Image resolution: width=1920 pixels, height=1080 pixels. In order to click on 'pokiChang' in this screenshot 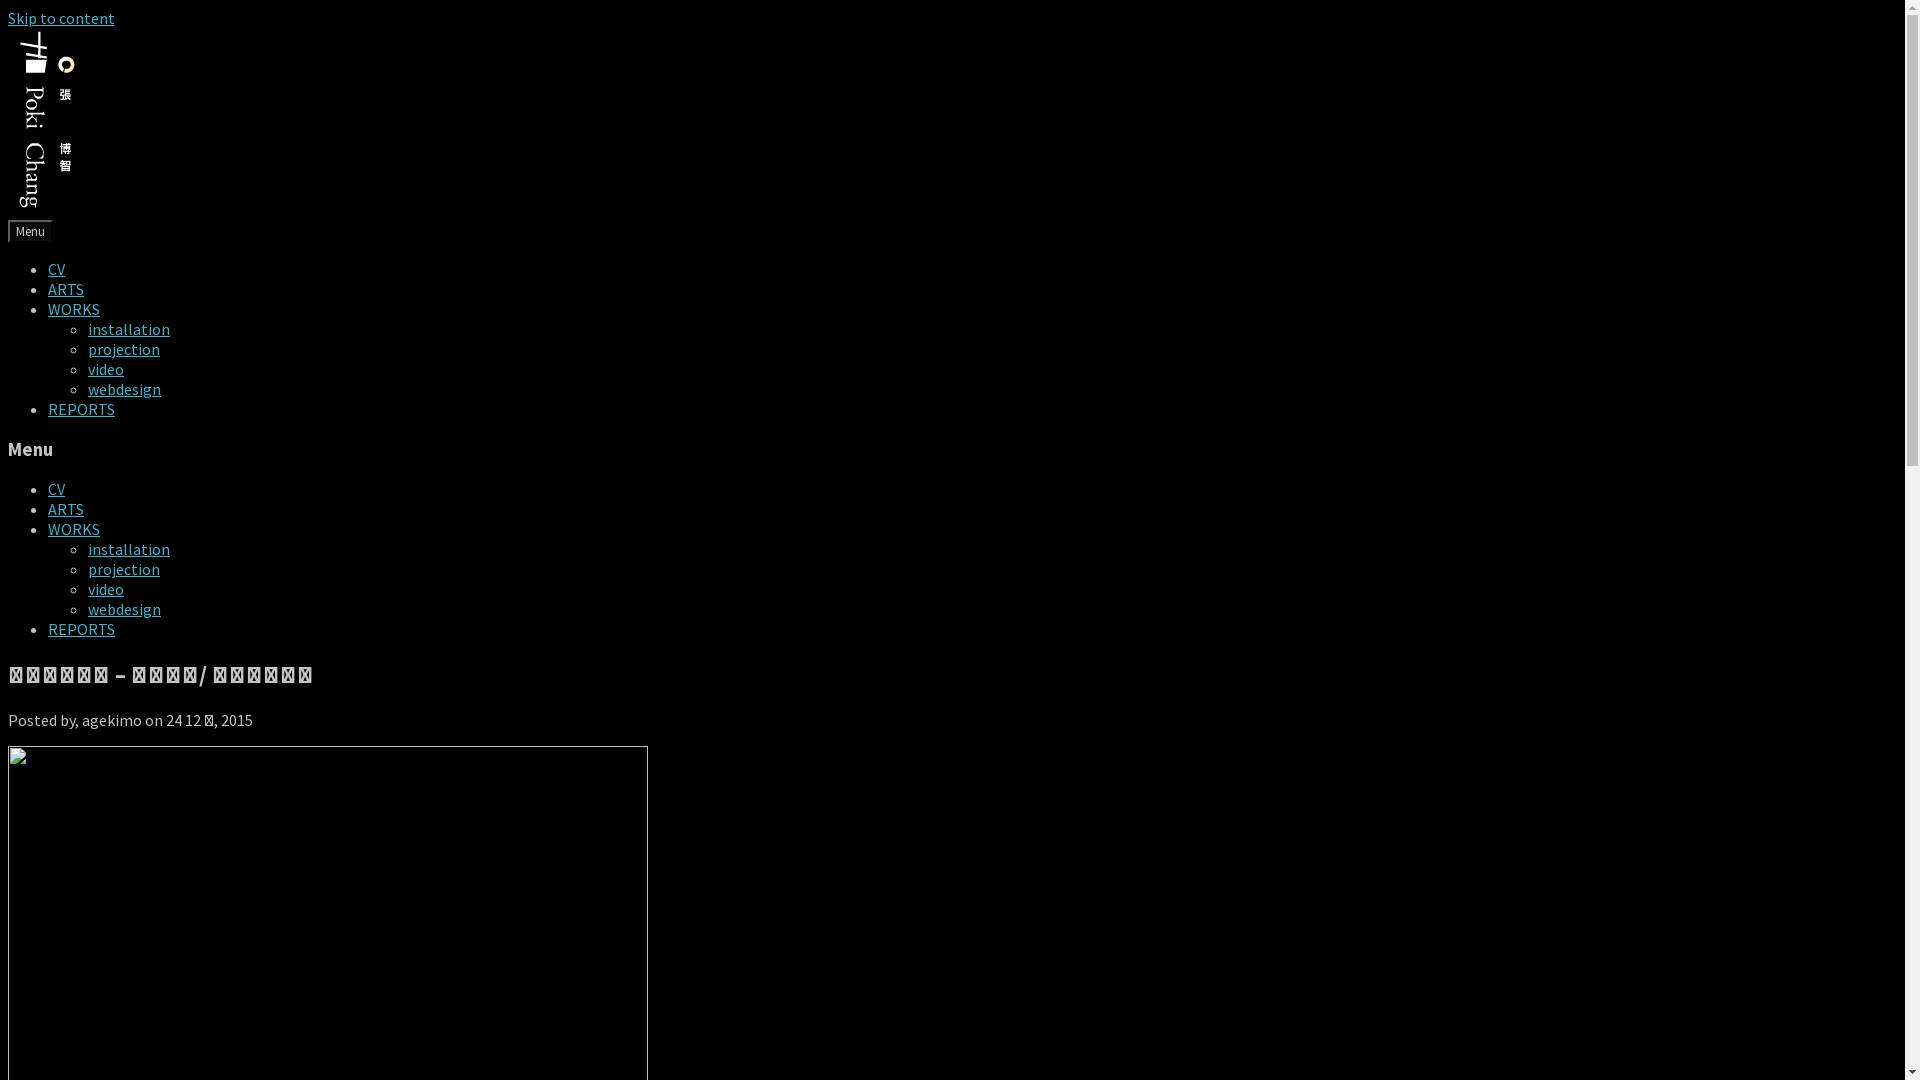, I will do `click(47, 209)`.